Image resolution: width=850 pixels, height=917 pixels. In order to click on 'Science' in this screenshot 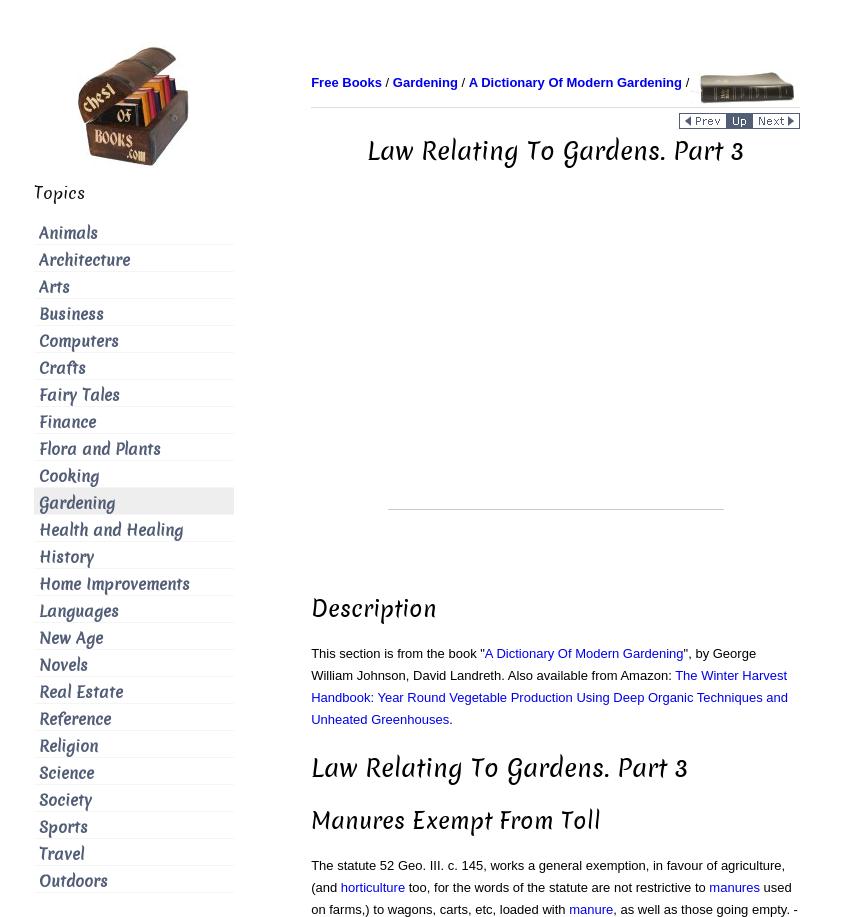, I will do `click(66, 772)`.